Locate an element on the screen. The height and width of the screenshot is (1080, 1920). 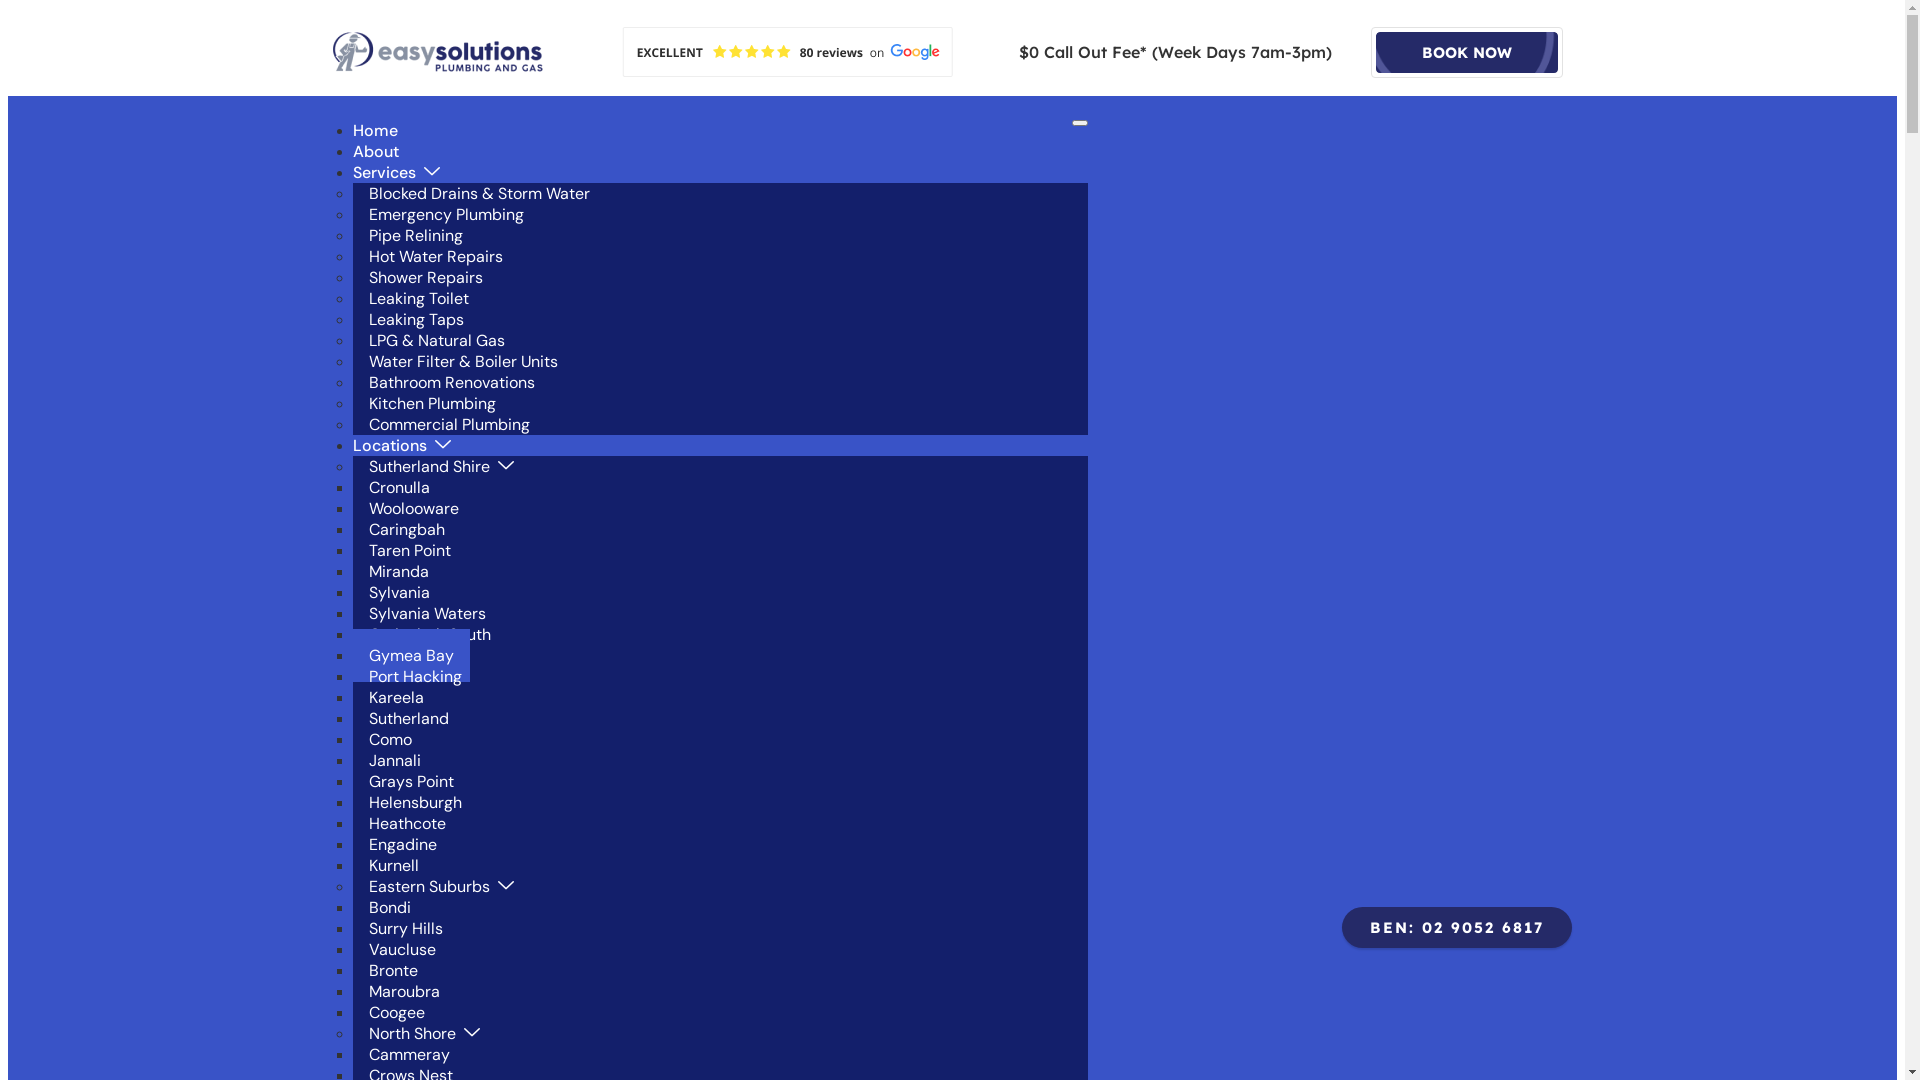
'LPG & Natural Gas' is located at coordinates (435, 339).